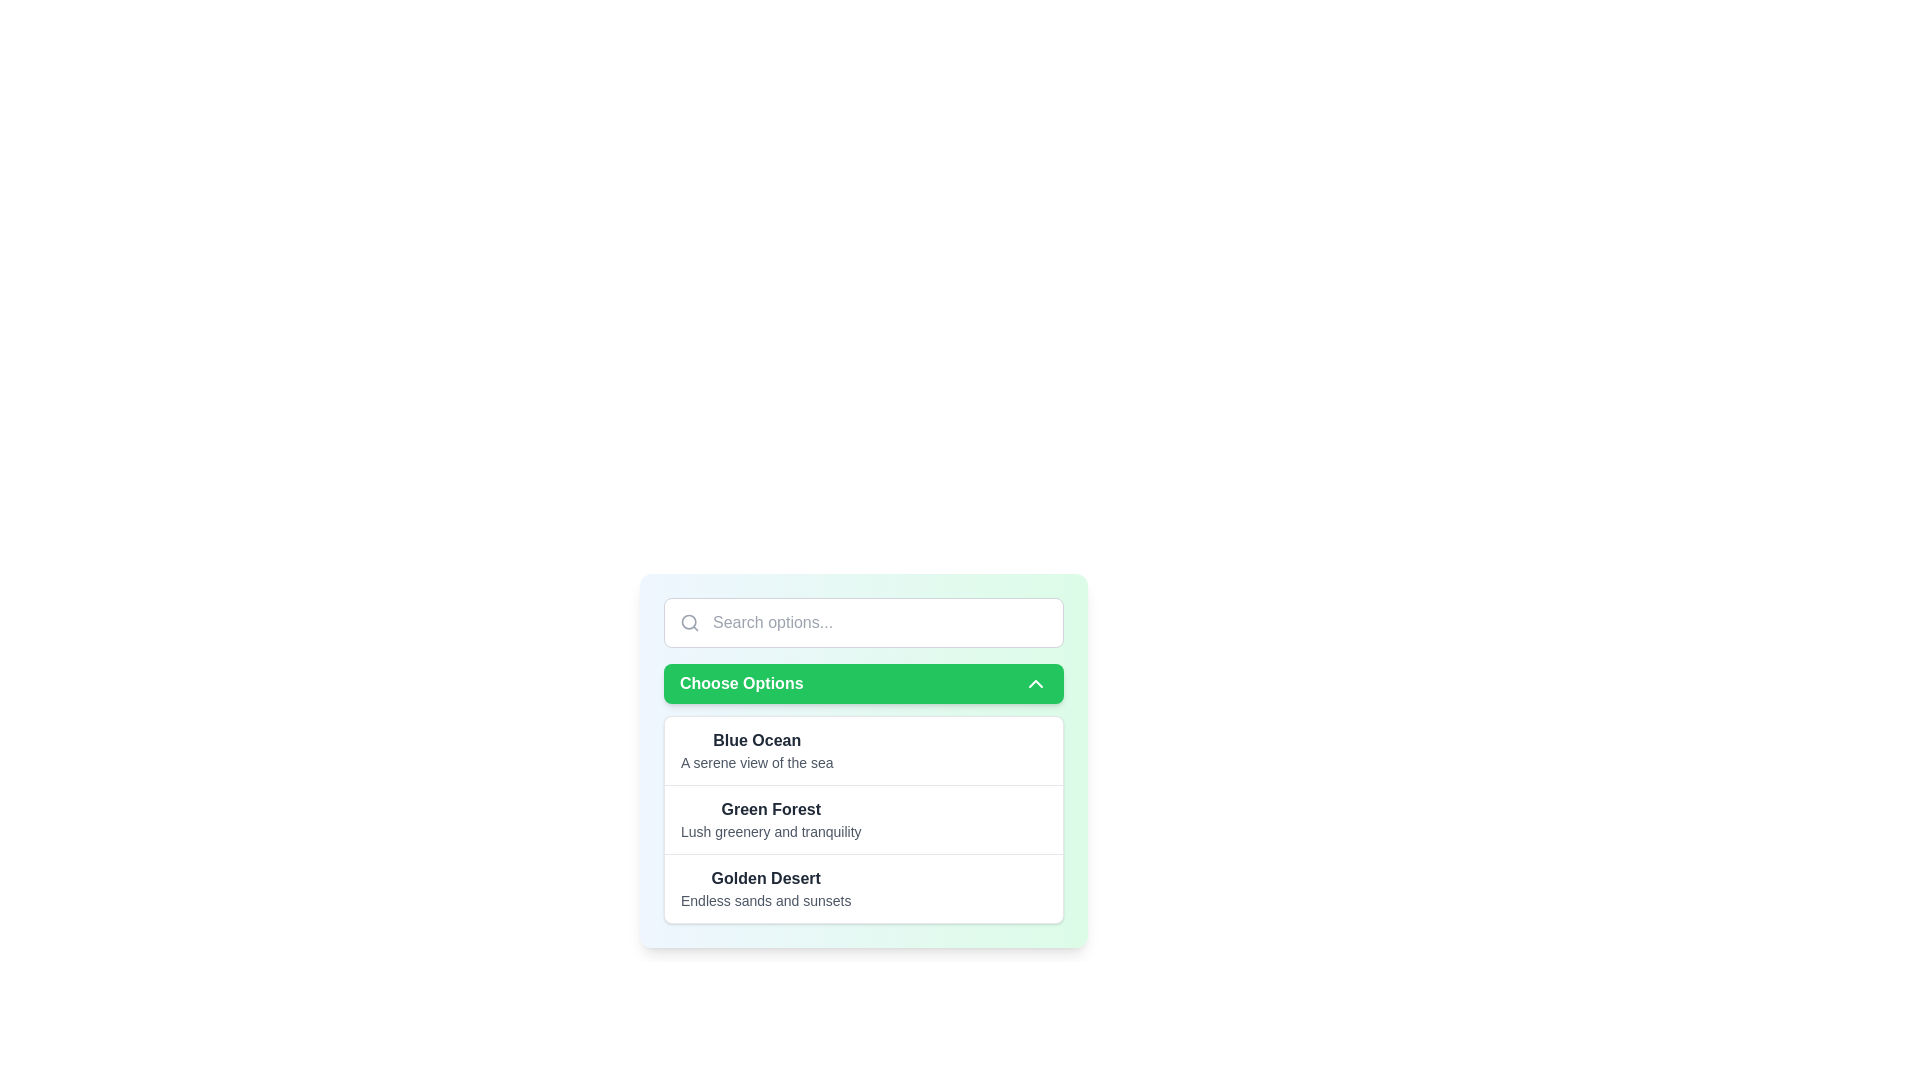 The width and height of the screenshot is (1920, 1080). I want to click on the text label located below the heading 'Golden Desert' in the dropdown menu, which provides additional information about the item, so click(765, 901).